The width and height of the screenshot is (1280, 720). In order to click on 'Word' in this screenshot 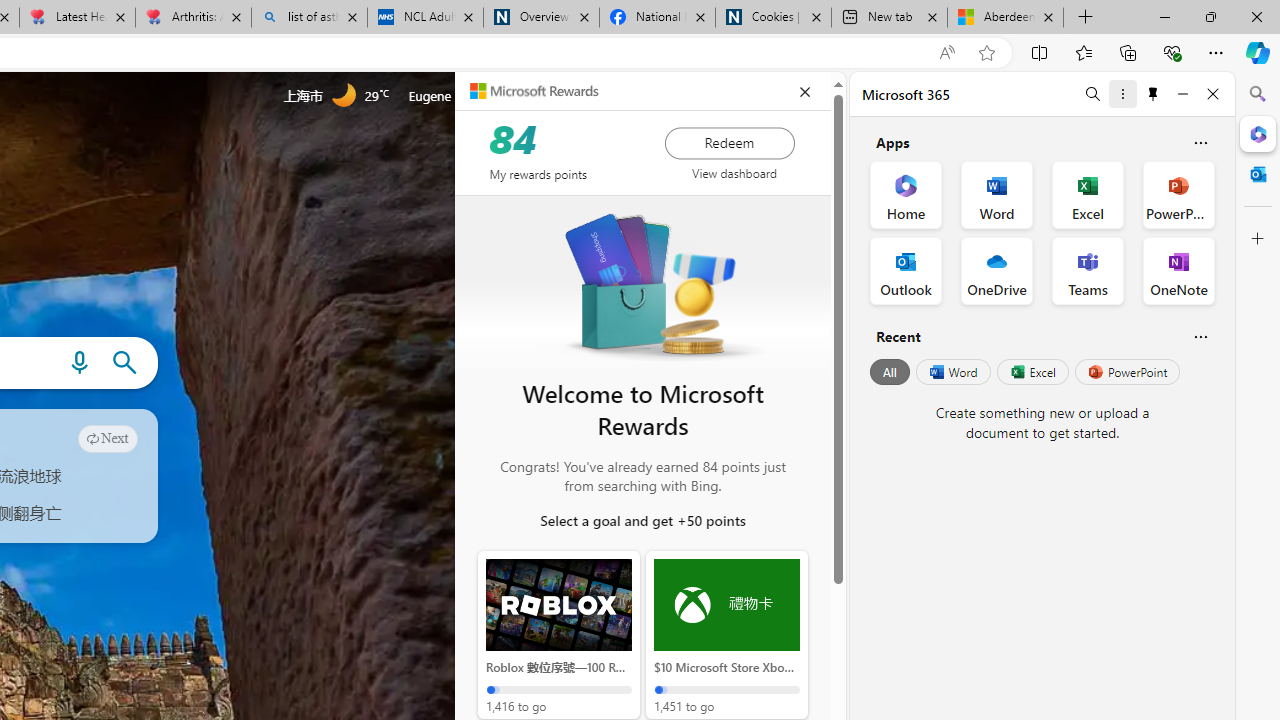, I will do `click(951, 372)`.